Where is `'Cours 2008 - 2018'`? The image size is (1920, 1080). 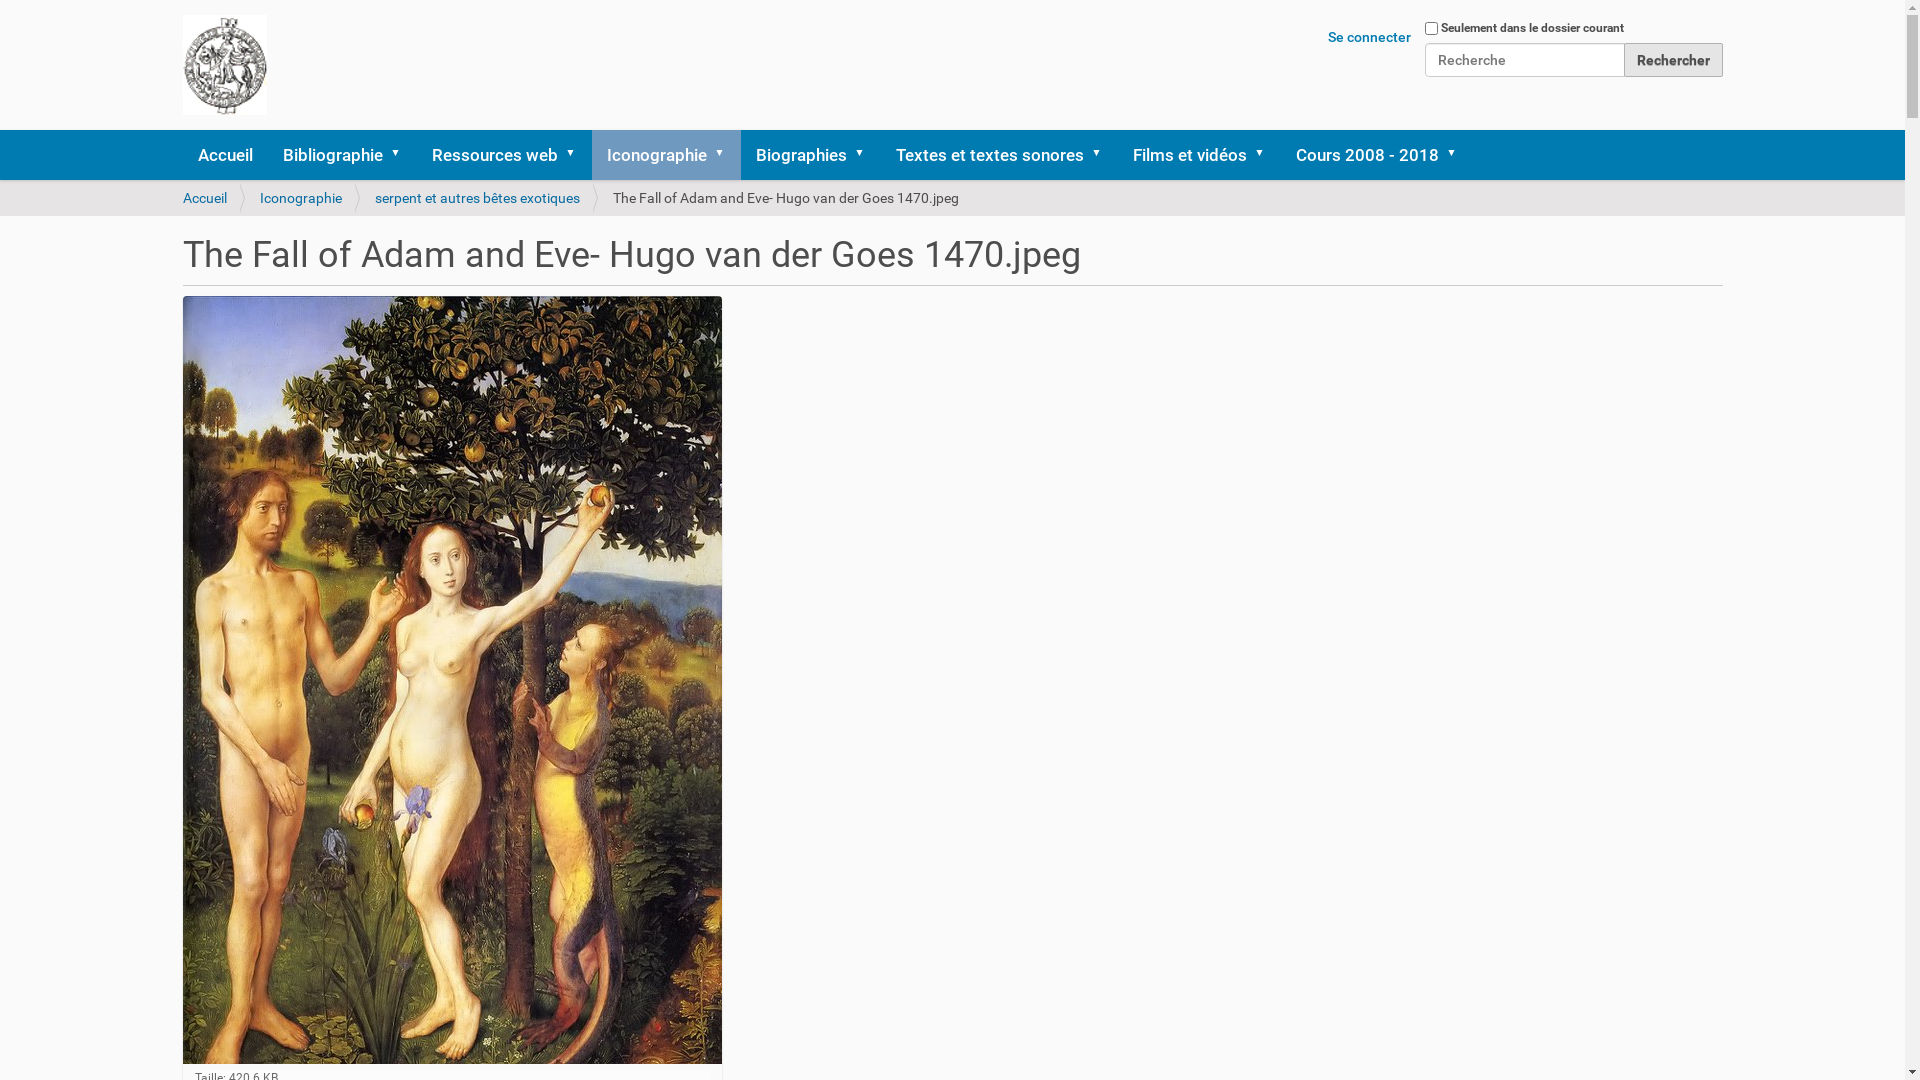 'Cours 2008 - 2018' is located at coordinates (1375, 153).